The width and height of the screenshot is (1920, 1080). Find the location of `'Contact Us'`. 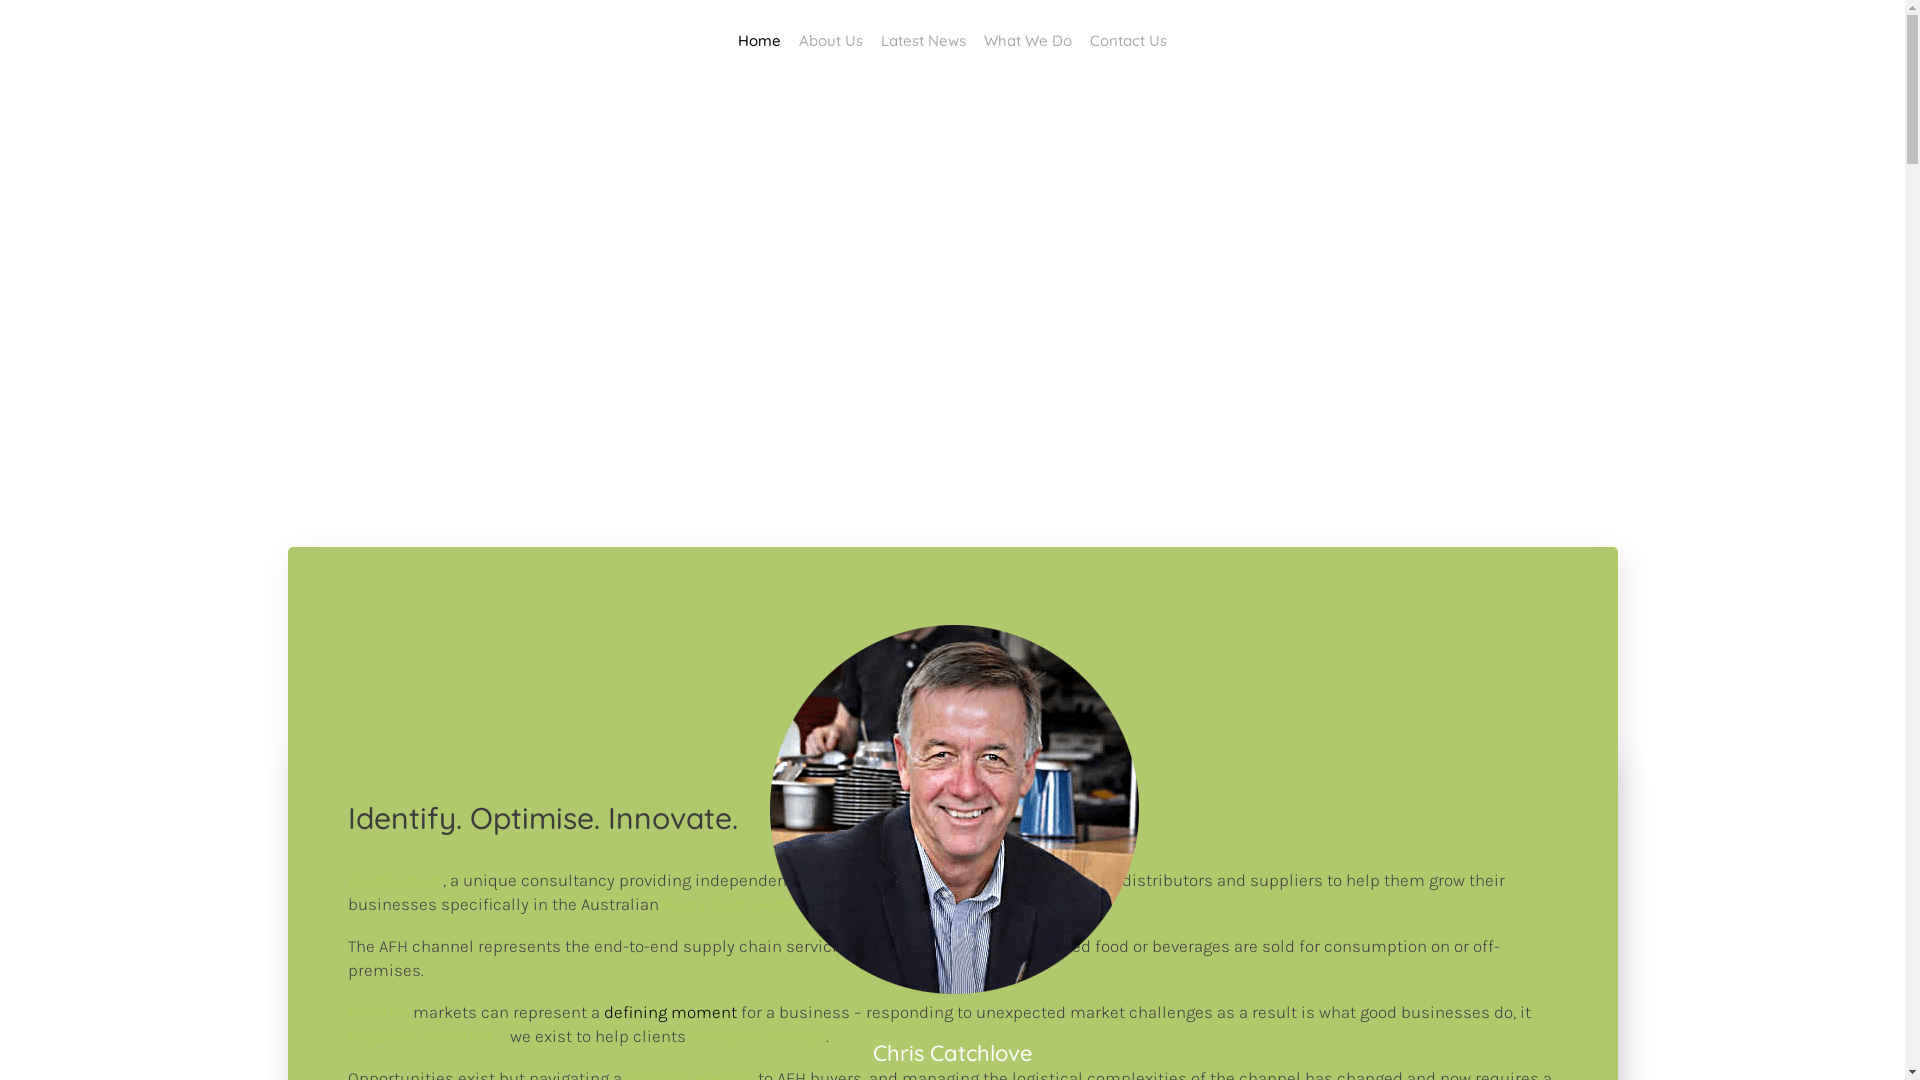

'Contact Us' is located at coordinates (1079, 40).